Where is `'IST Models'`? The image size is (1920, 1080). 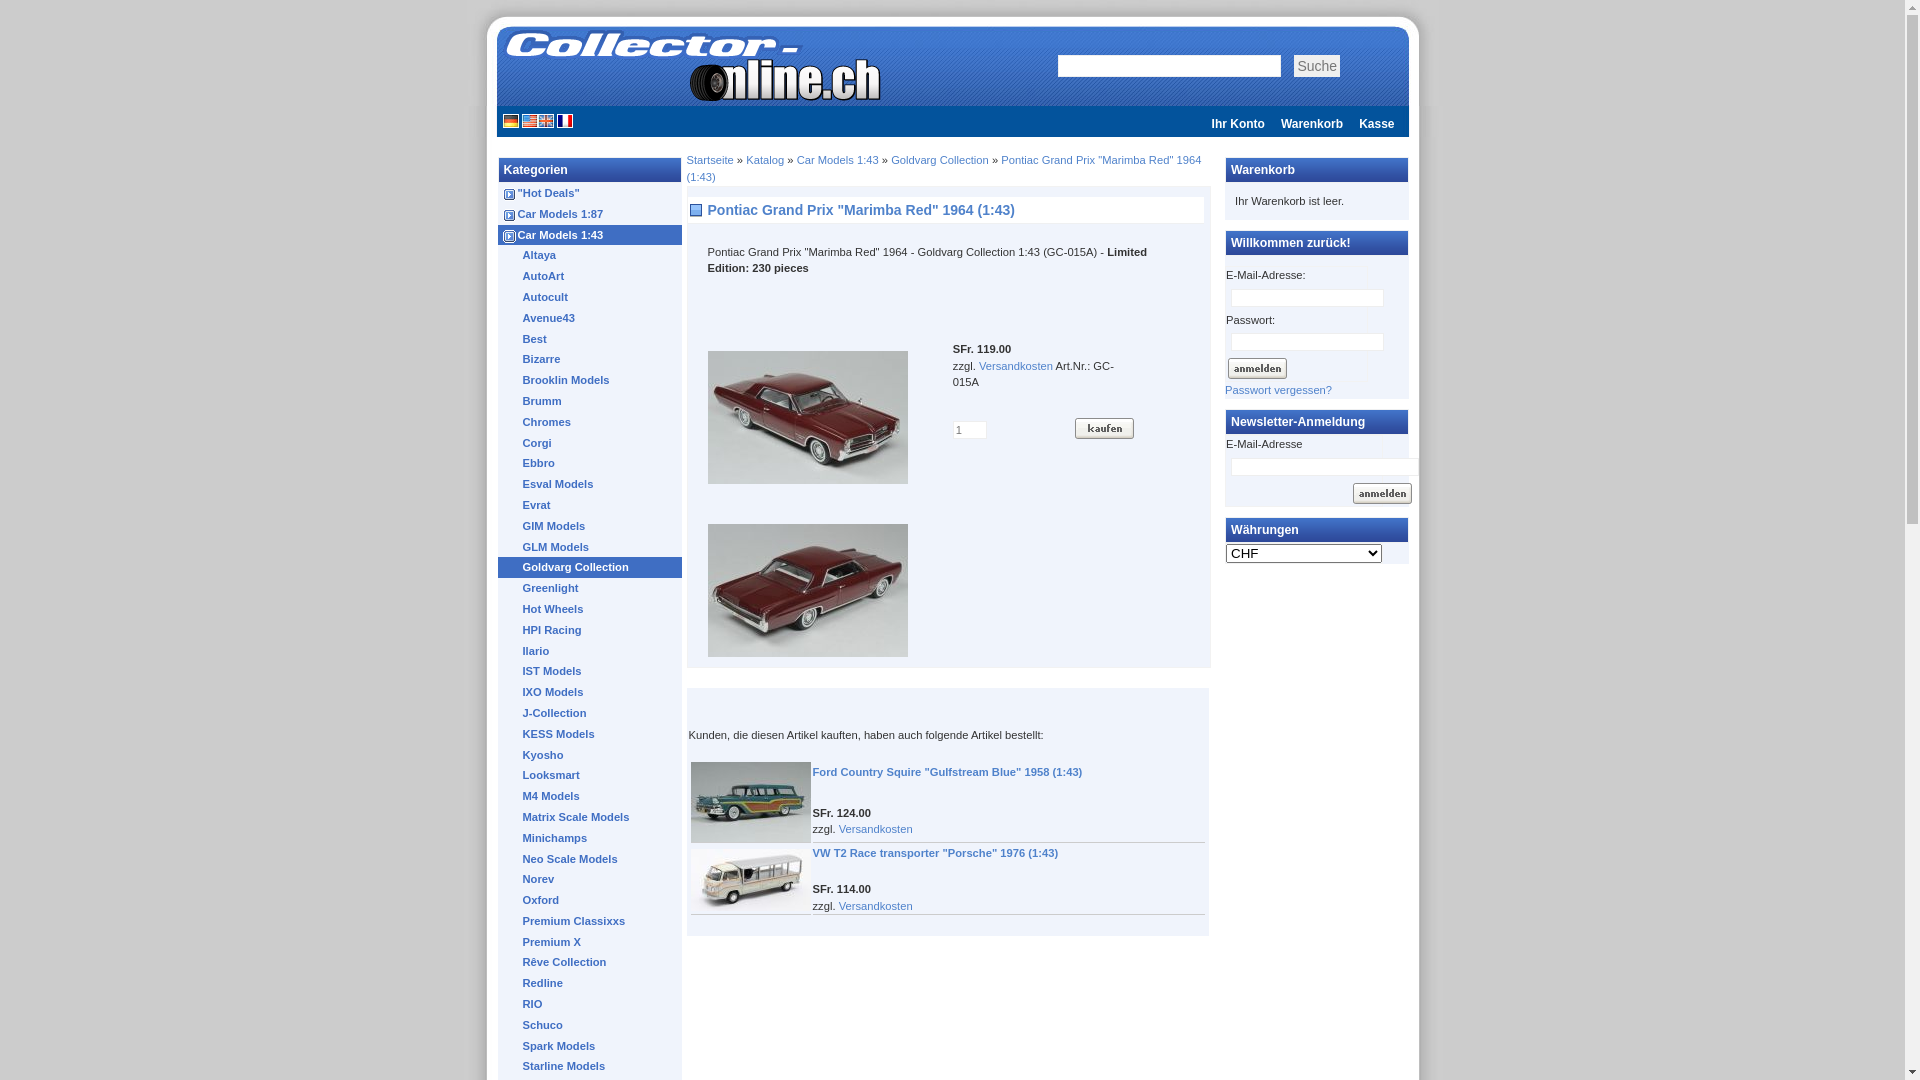 'IST Models' is located at coordinates (592, 671).